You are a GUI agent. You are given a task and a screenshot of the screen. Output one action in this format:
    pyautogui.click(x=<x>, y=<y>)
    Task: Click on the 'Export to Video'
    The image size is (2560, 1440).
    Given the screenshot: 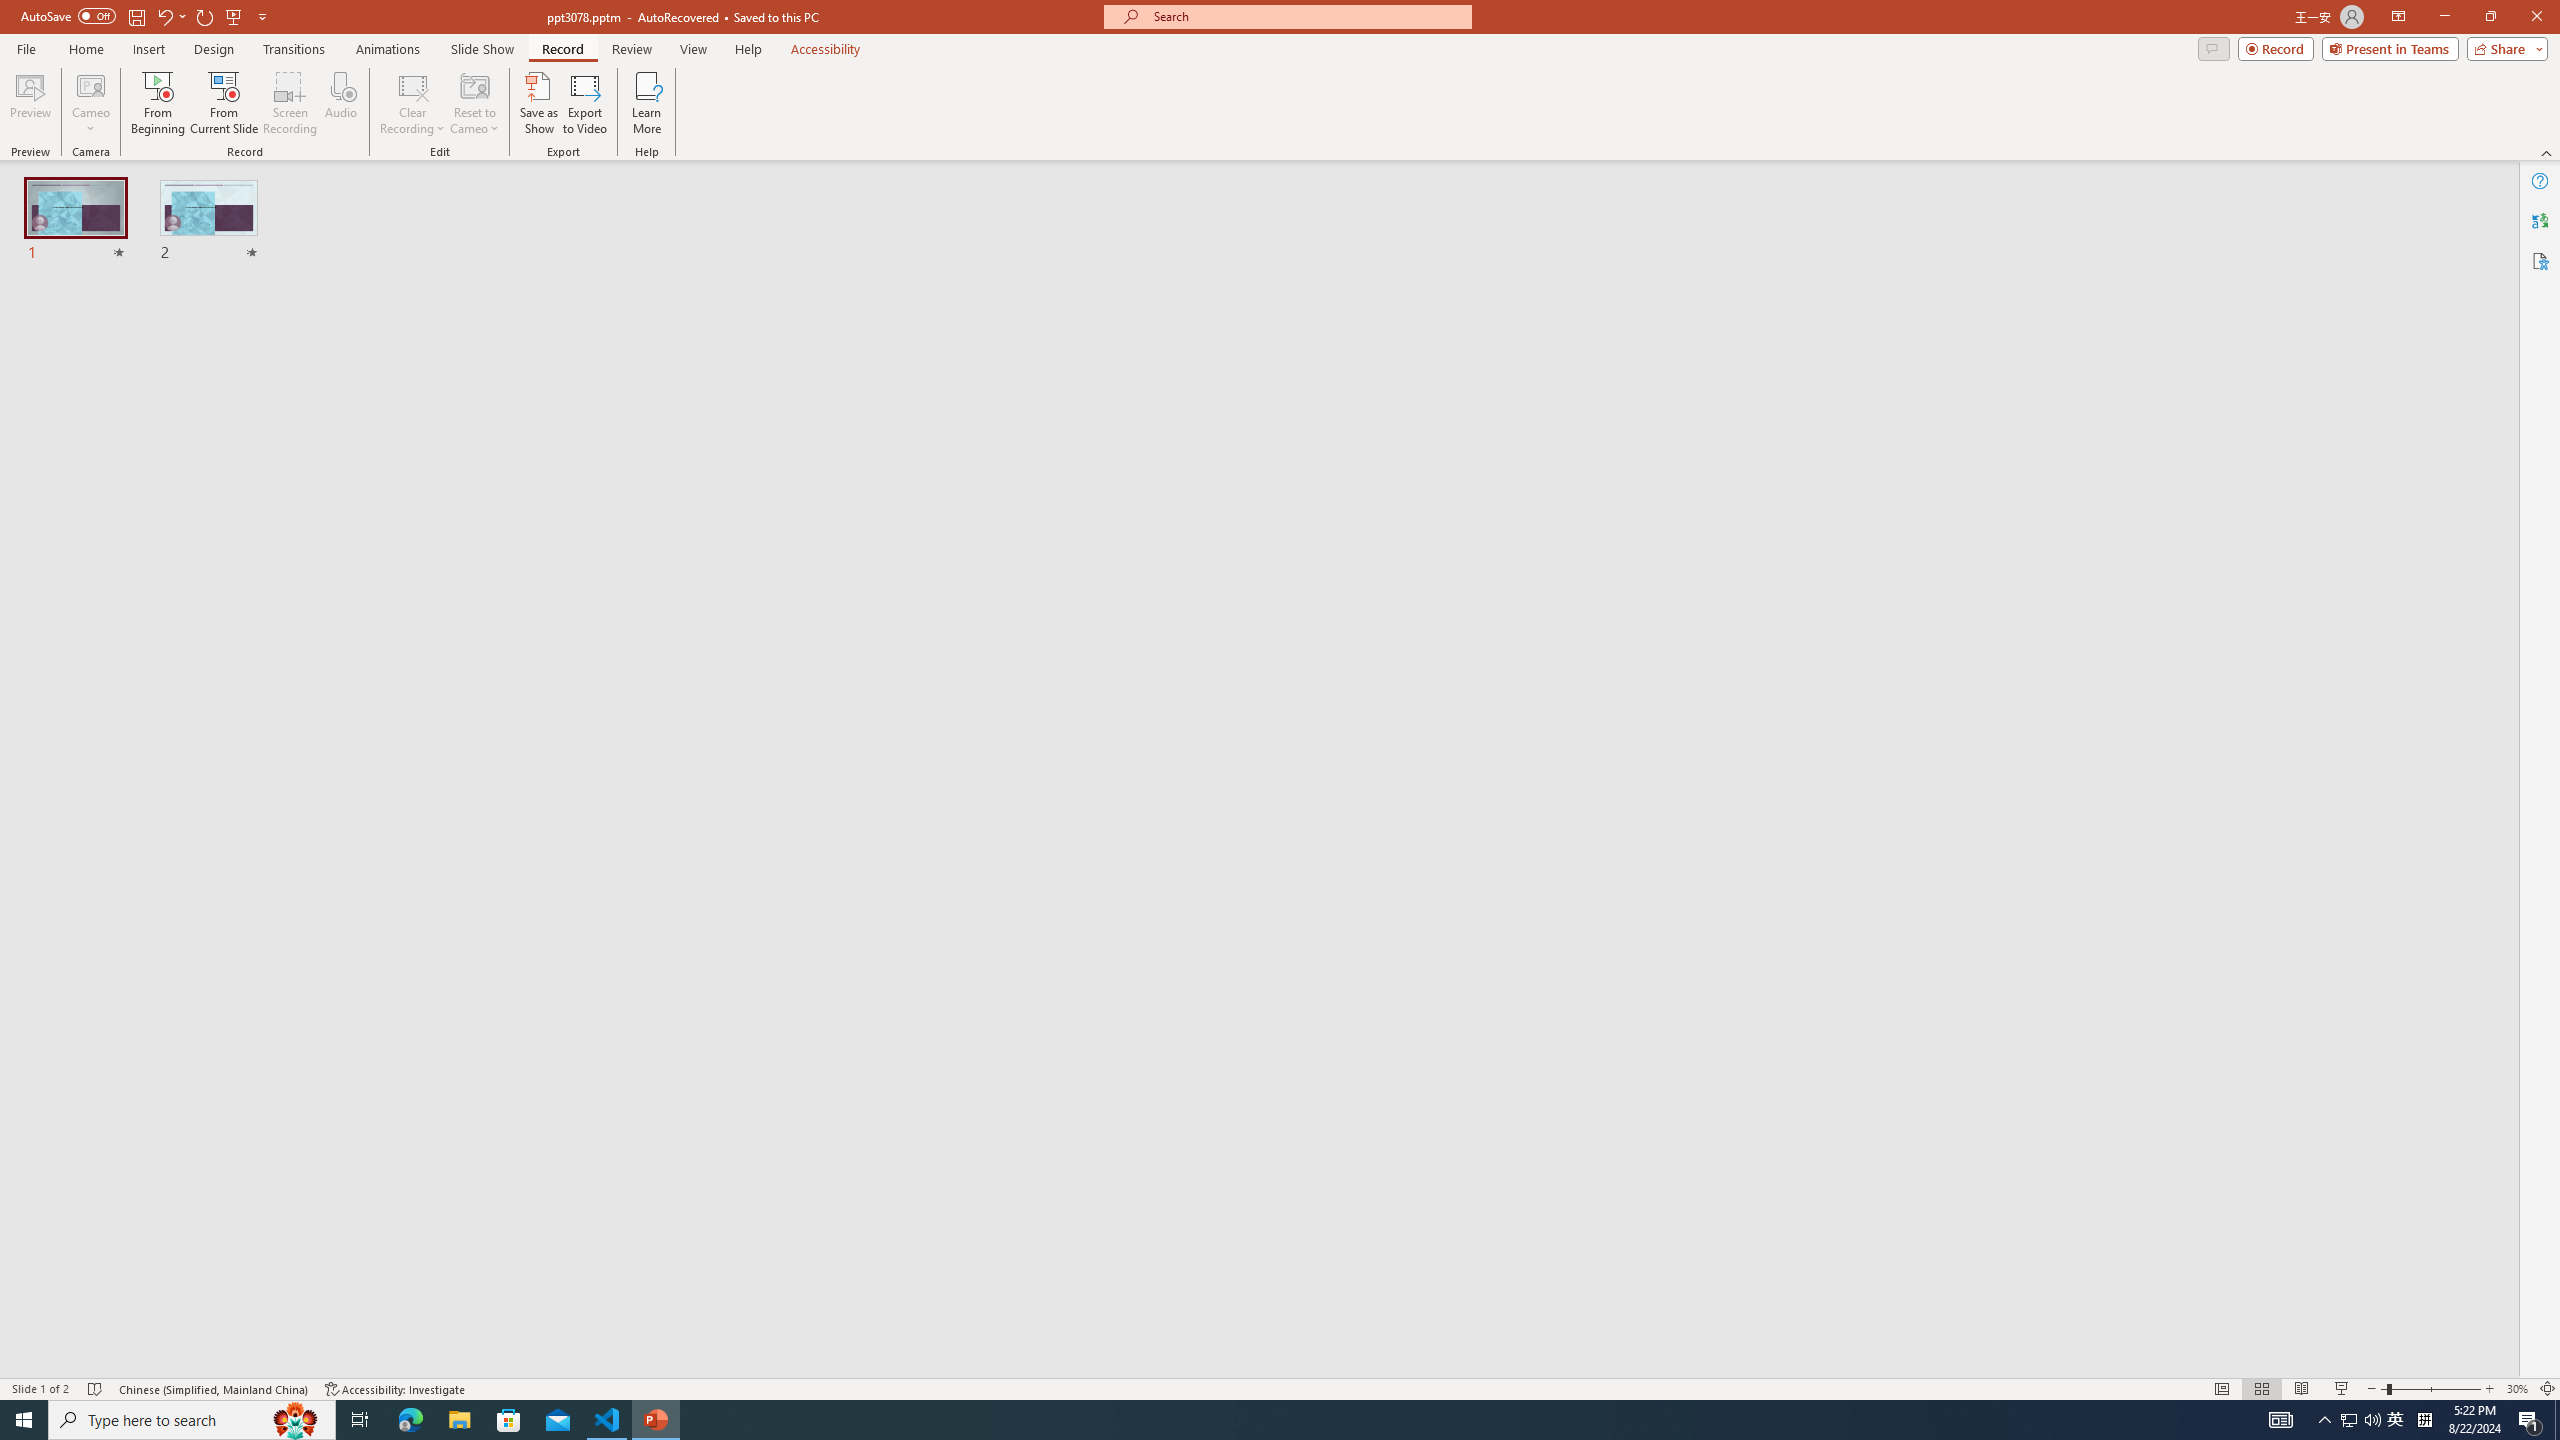 What is the action you would take?
    pyautogui.click(x=583, y=103)
    